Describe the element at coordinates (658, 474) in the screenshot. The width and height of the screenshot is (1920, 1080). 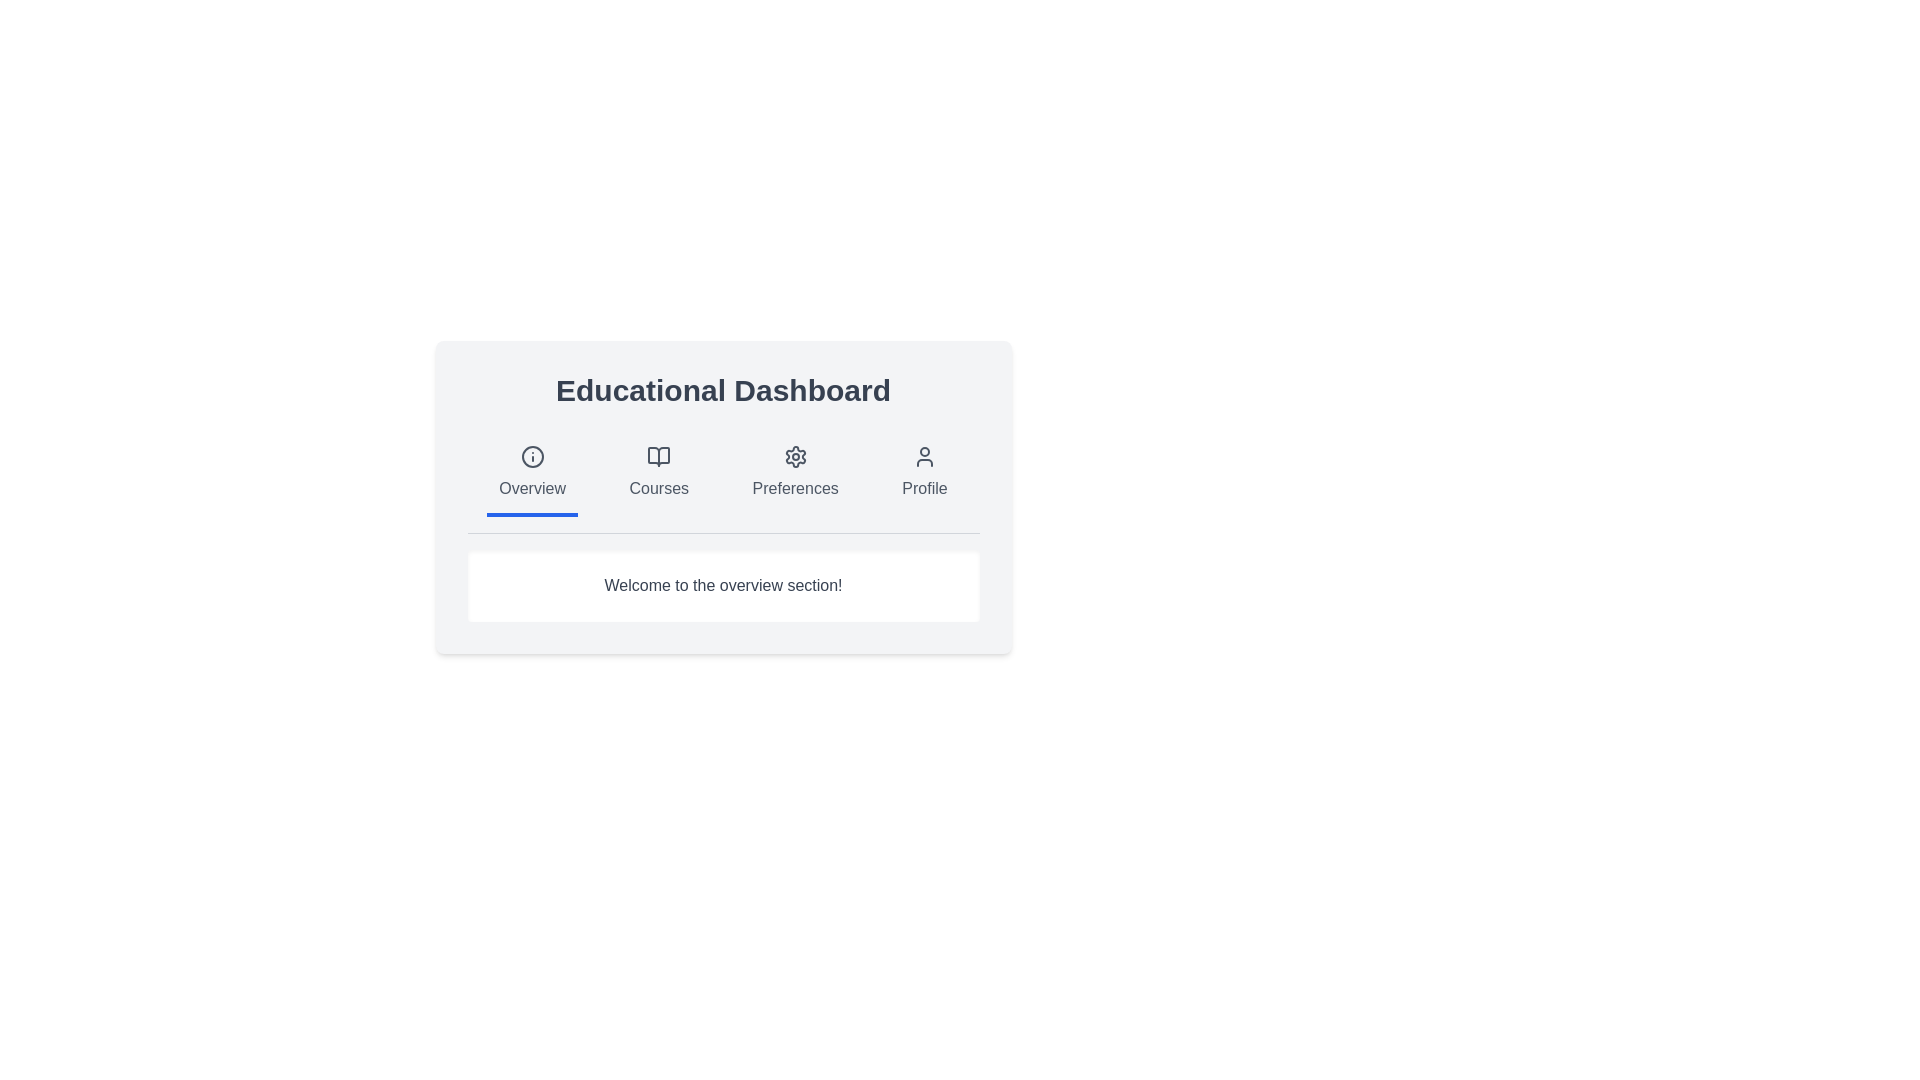
I see `the 'Courses' button` at that location.